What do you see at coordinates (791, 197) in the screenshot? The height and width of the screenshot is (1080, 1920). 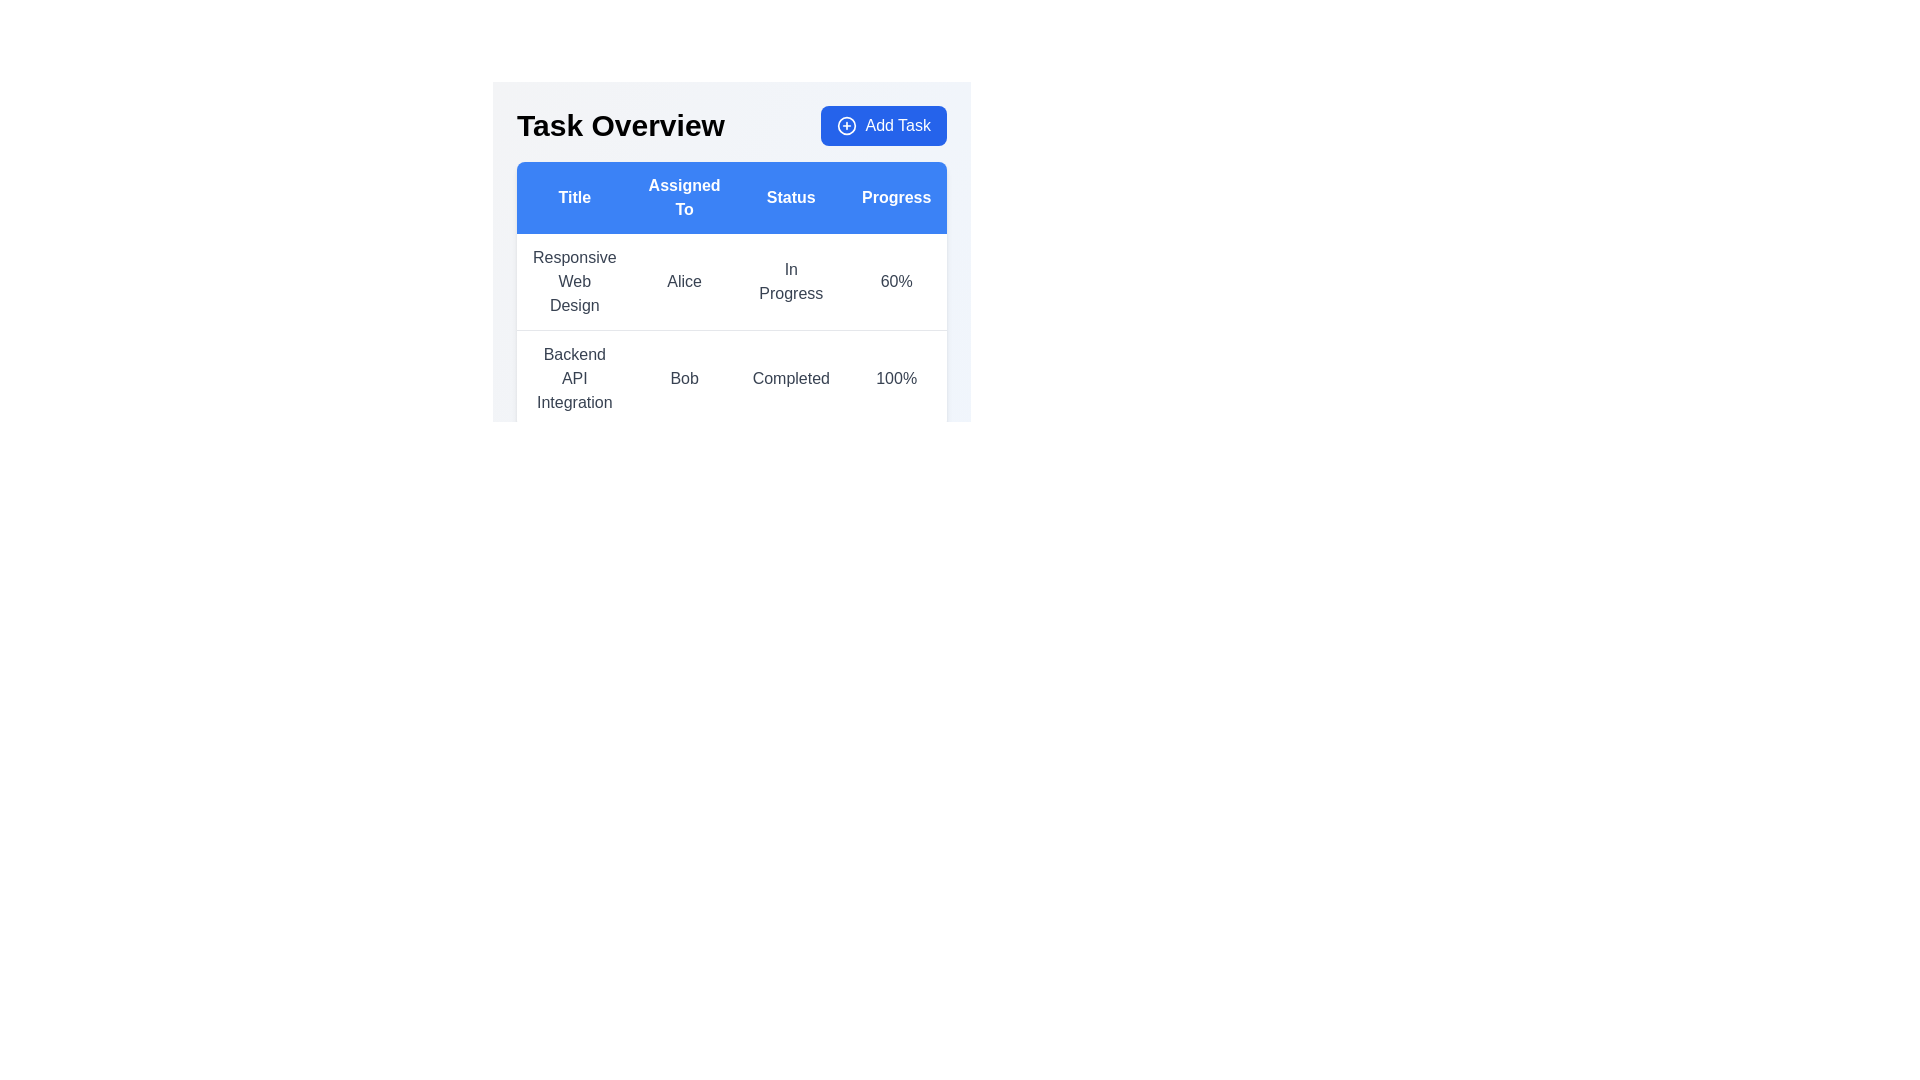 I see `the Table Header that labels the columns 'Title', 'Assigned To', 'Status', 'Progress', and 'Actions', located directly below the 'Task Overview' header` at bounding box center [791, 197].